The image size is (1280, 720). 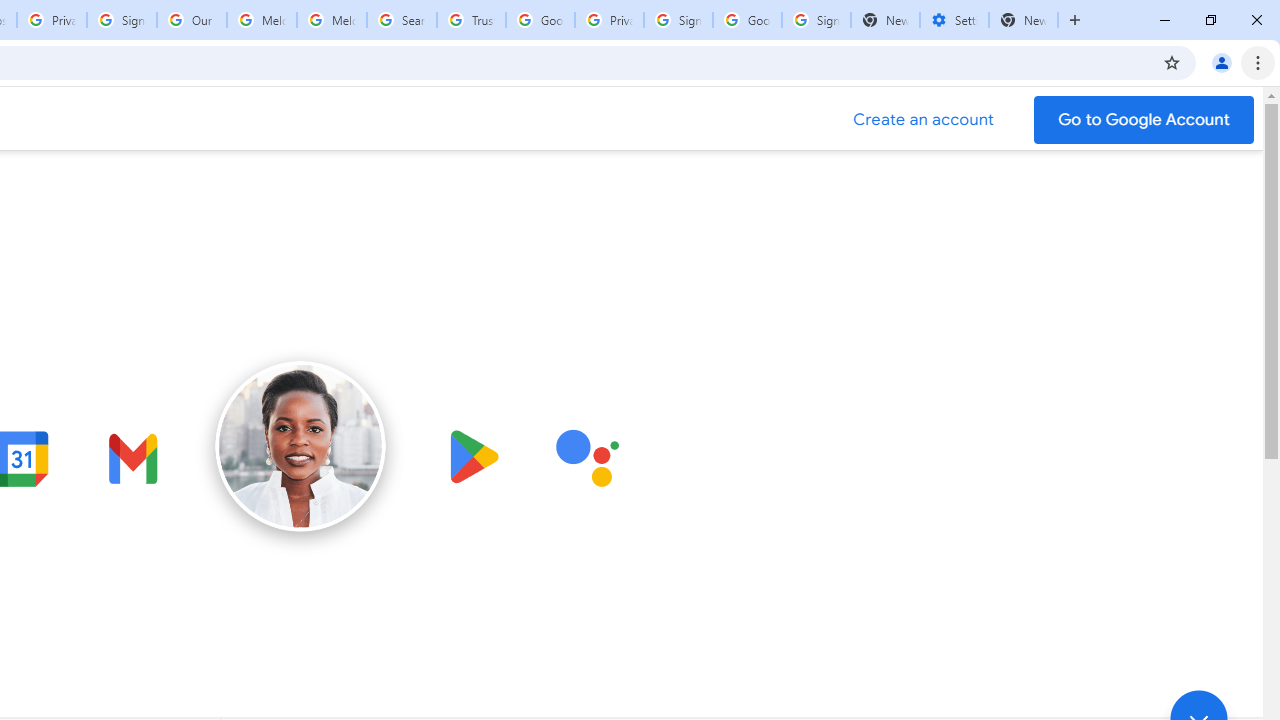 I want to click on 'Trusted Information and Content - Google Safety Center', so click(x=470, y=20).